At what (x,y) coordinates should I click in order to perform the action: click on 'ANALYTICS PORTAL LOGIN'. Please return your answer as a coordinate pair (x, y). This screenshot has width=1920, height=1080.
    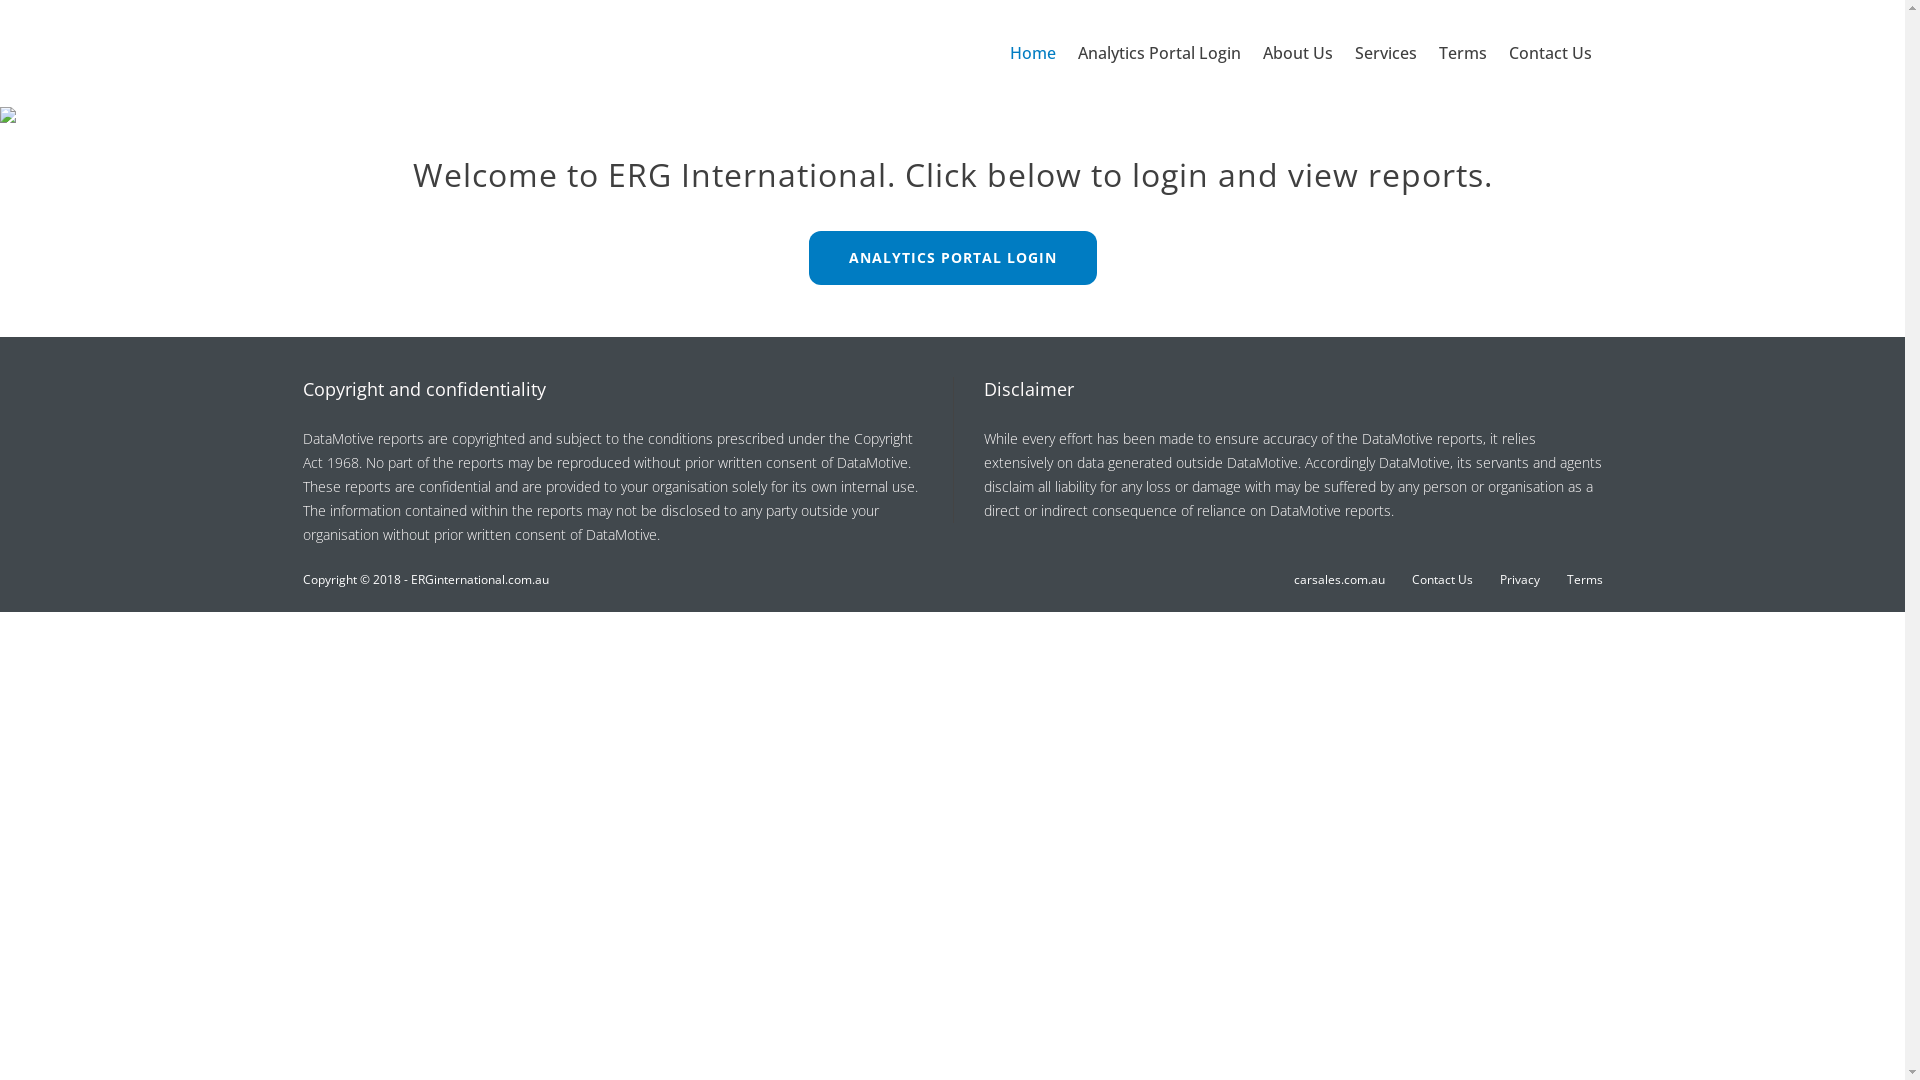
    Looking at the image, I should click on (950, 257).